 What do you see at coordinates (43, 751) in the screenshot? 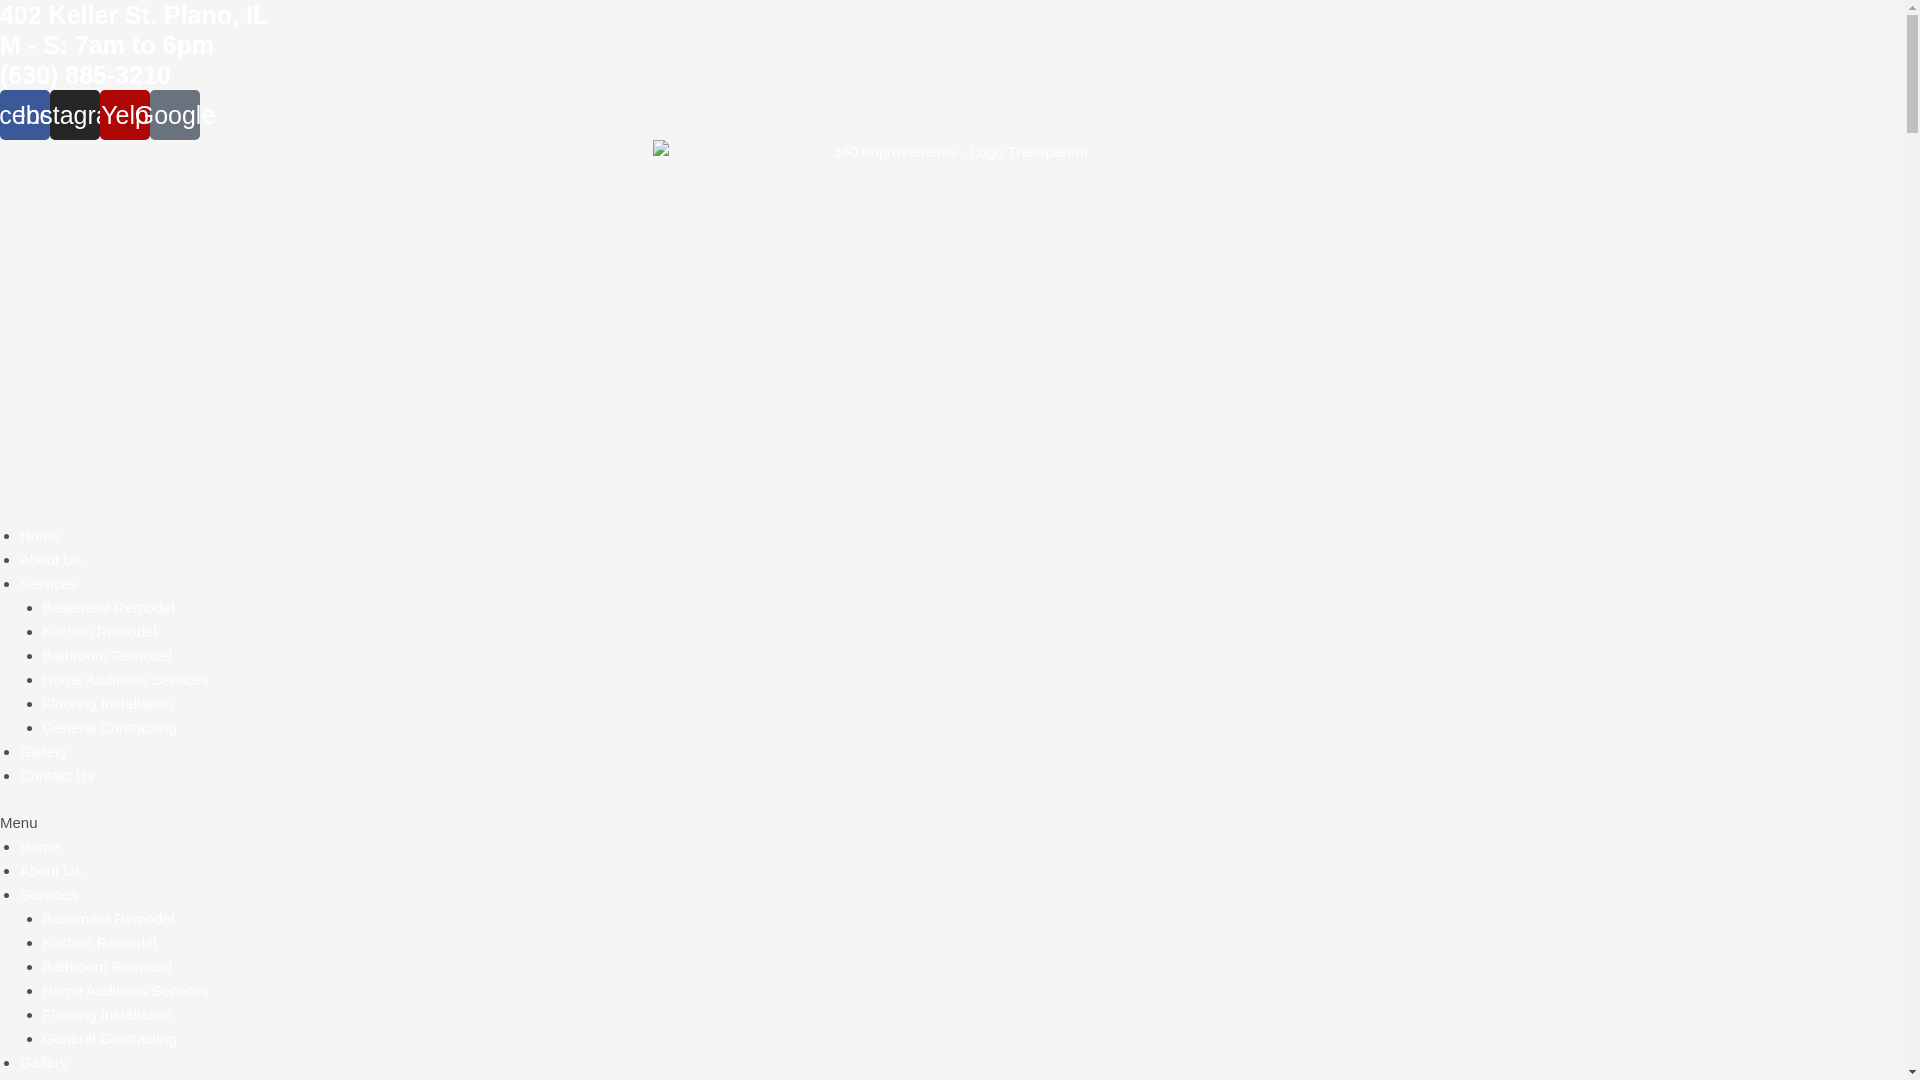
I see `'Gallery'` at bounding box center [43, 751].